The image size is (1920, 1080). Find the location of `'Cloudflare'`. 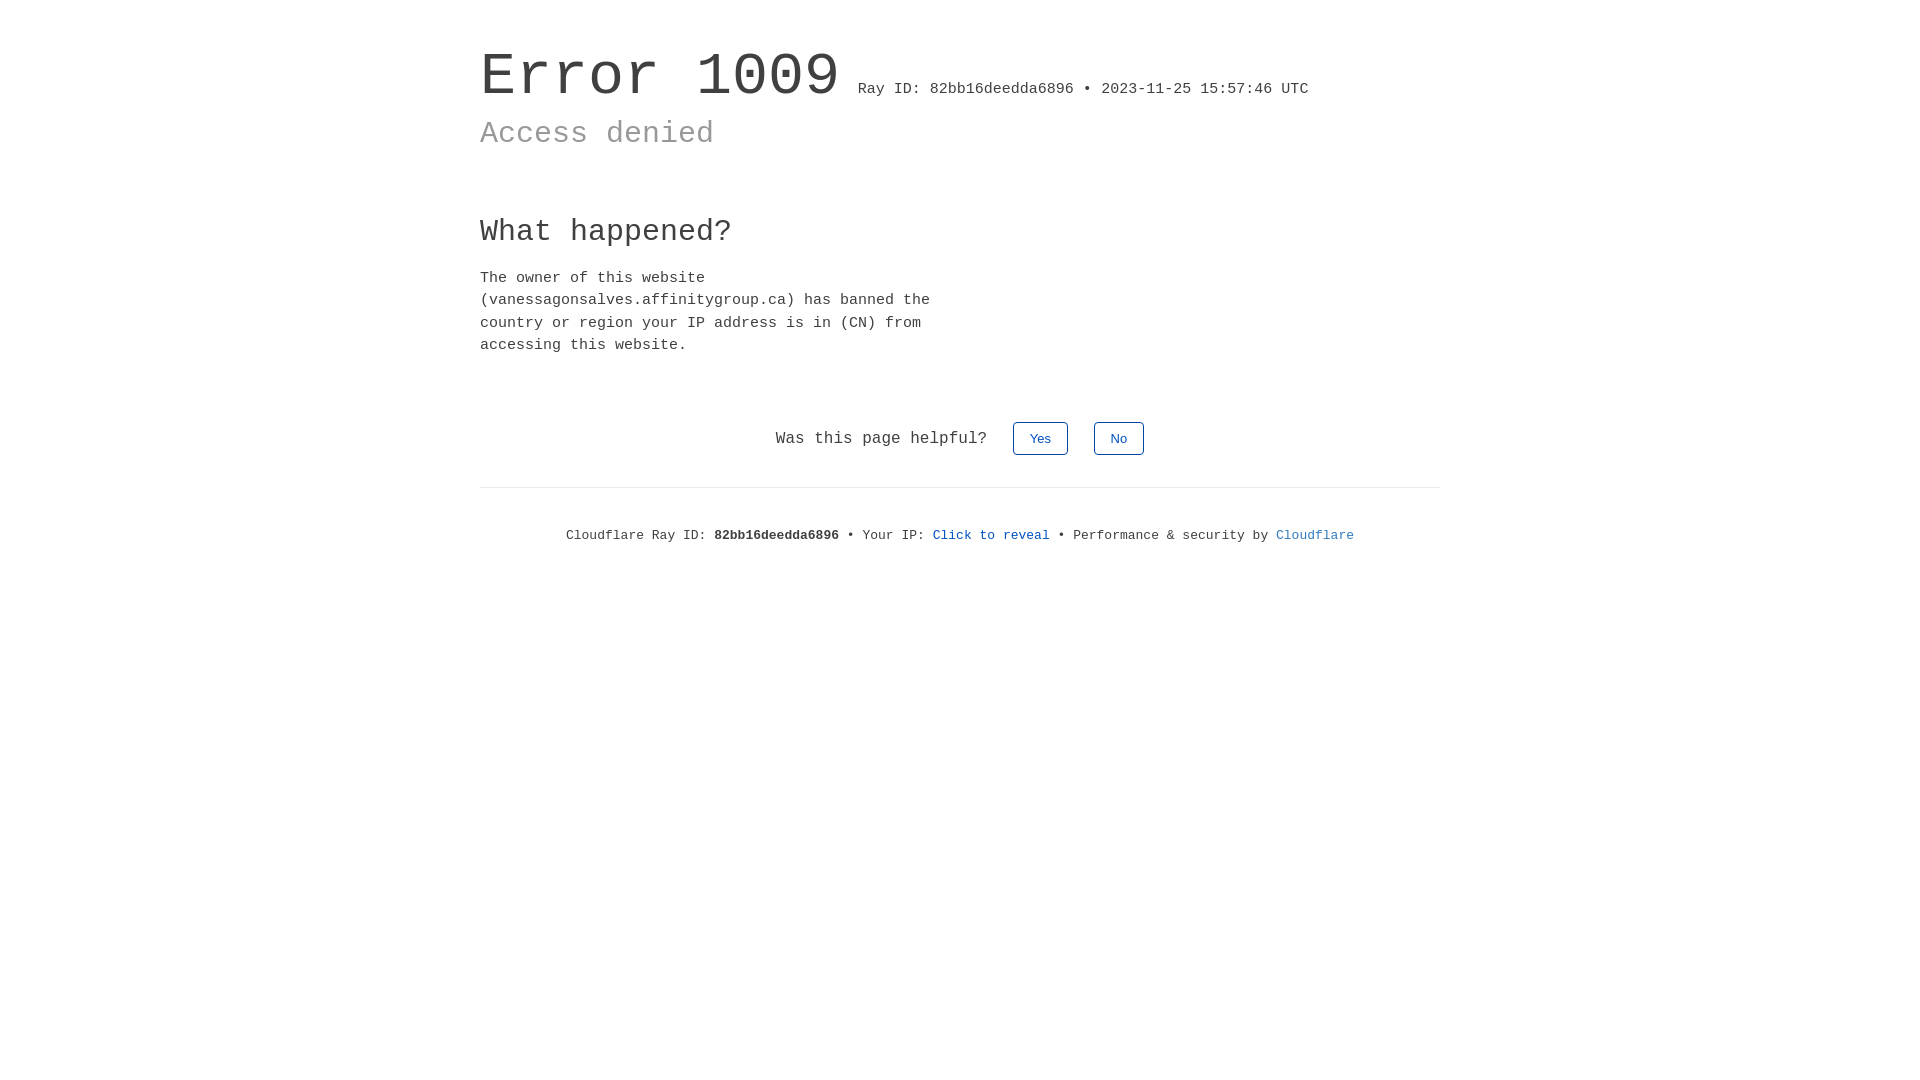

'Cloudflare' is located at coordinates (1315, 534).